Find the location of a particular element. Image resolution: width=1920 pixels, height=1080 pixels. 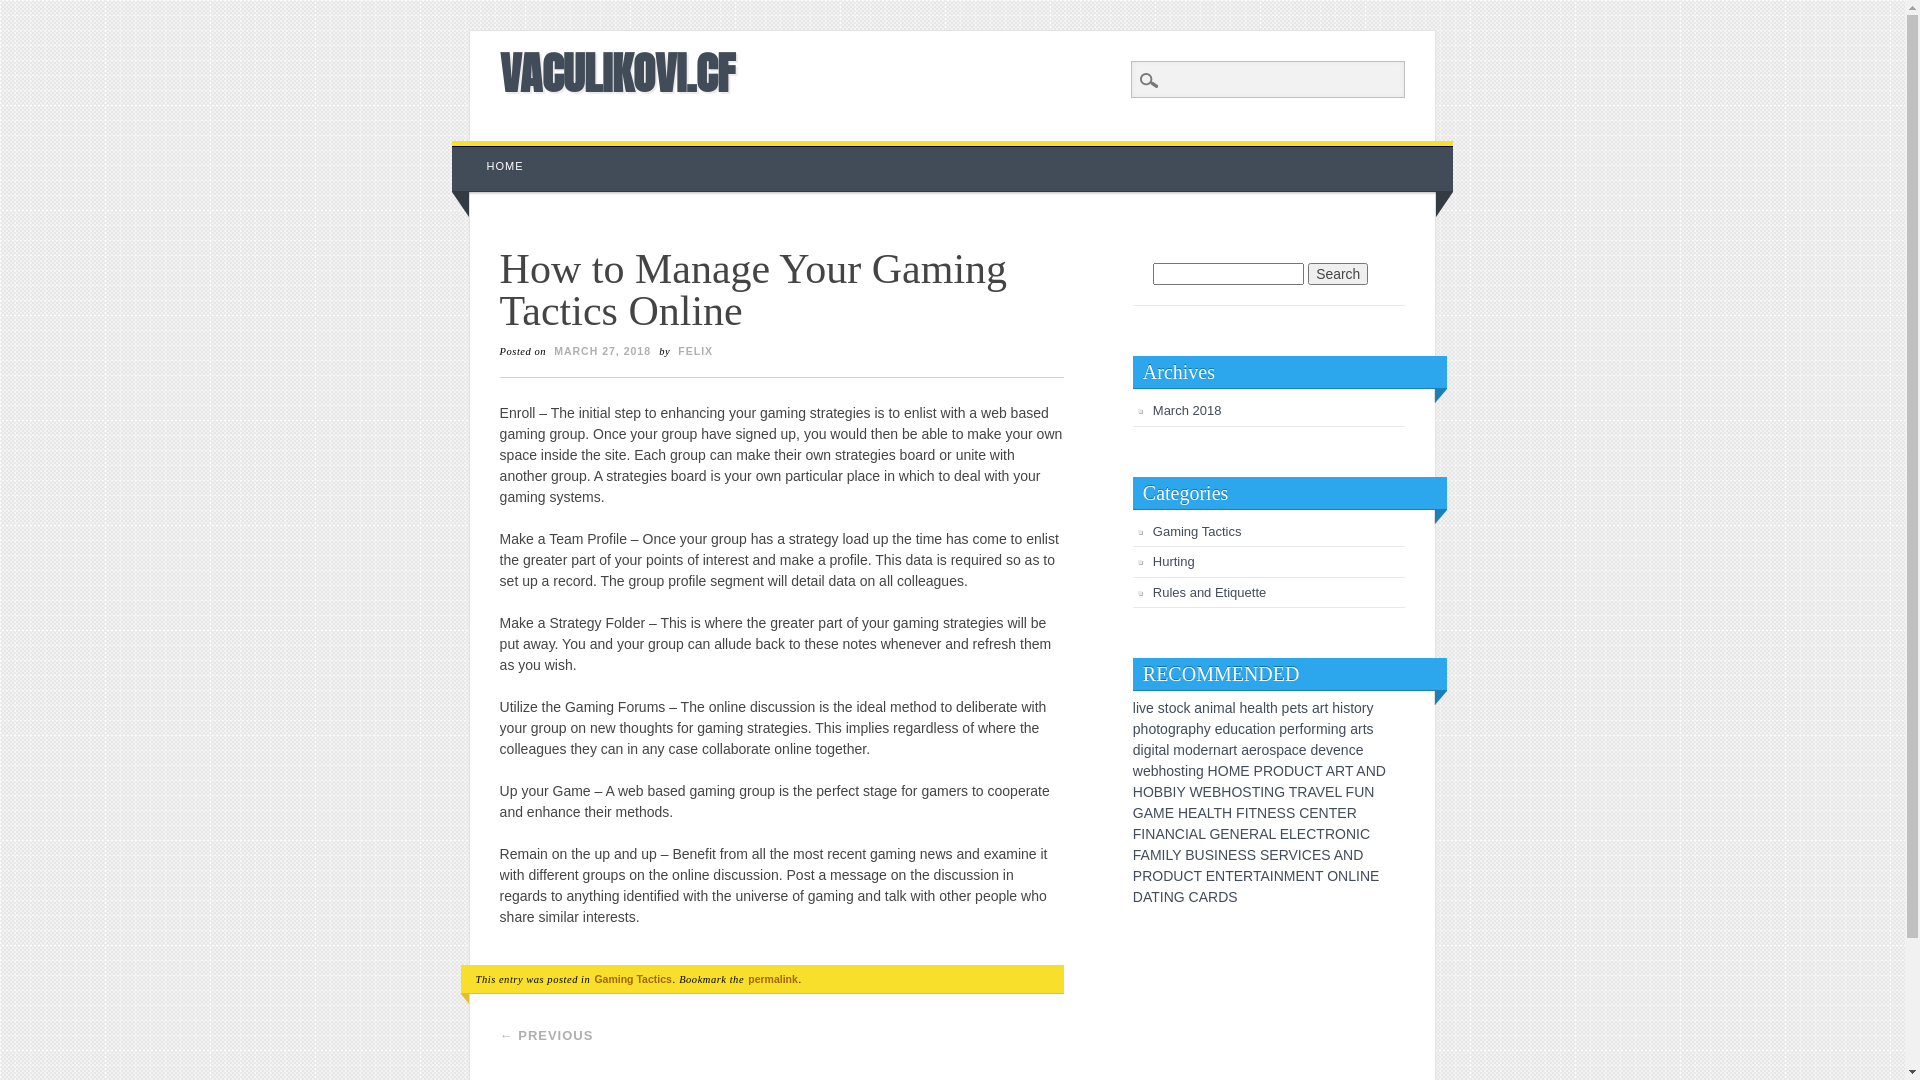

'M' is located at coordinates (1233, 770).